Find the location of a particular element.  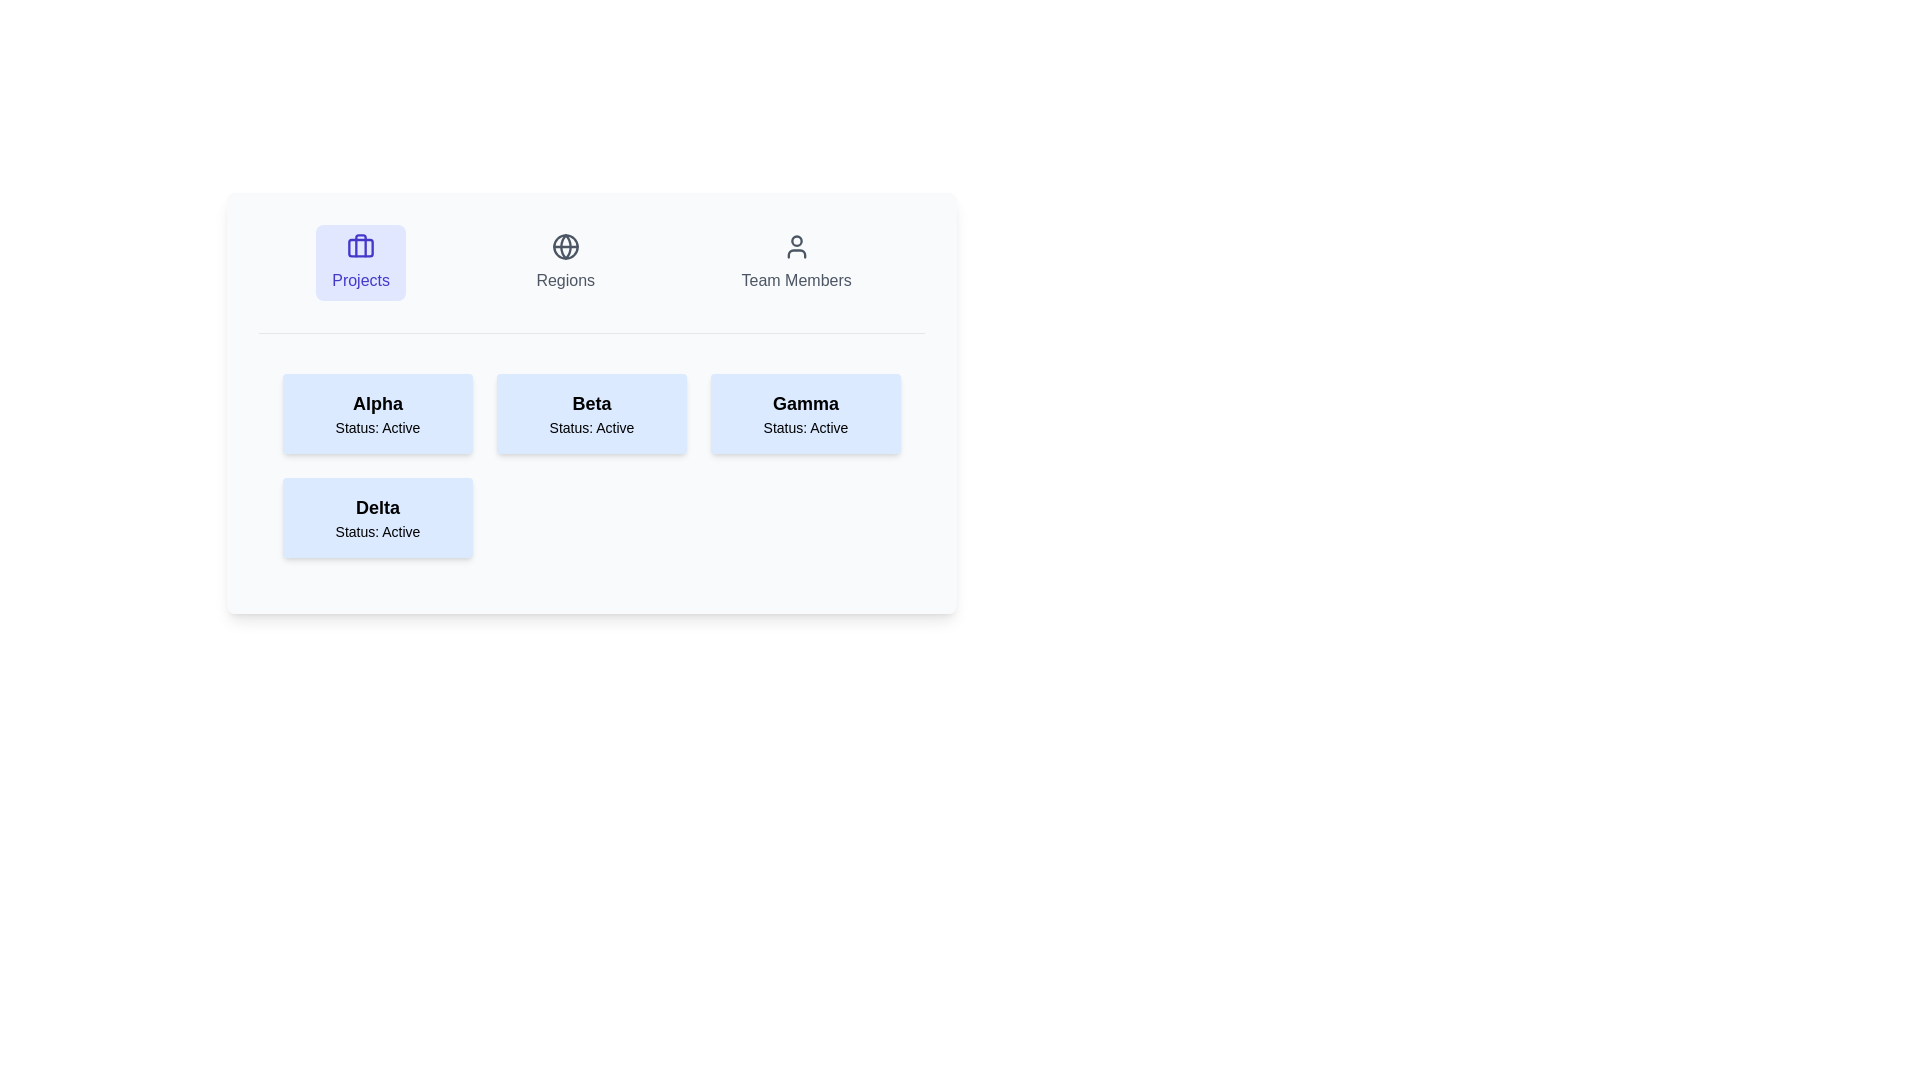

the Regions tab by clicking on its button is located at coordinates (565, 261).